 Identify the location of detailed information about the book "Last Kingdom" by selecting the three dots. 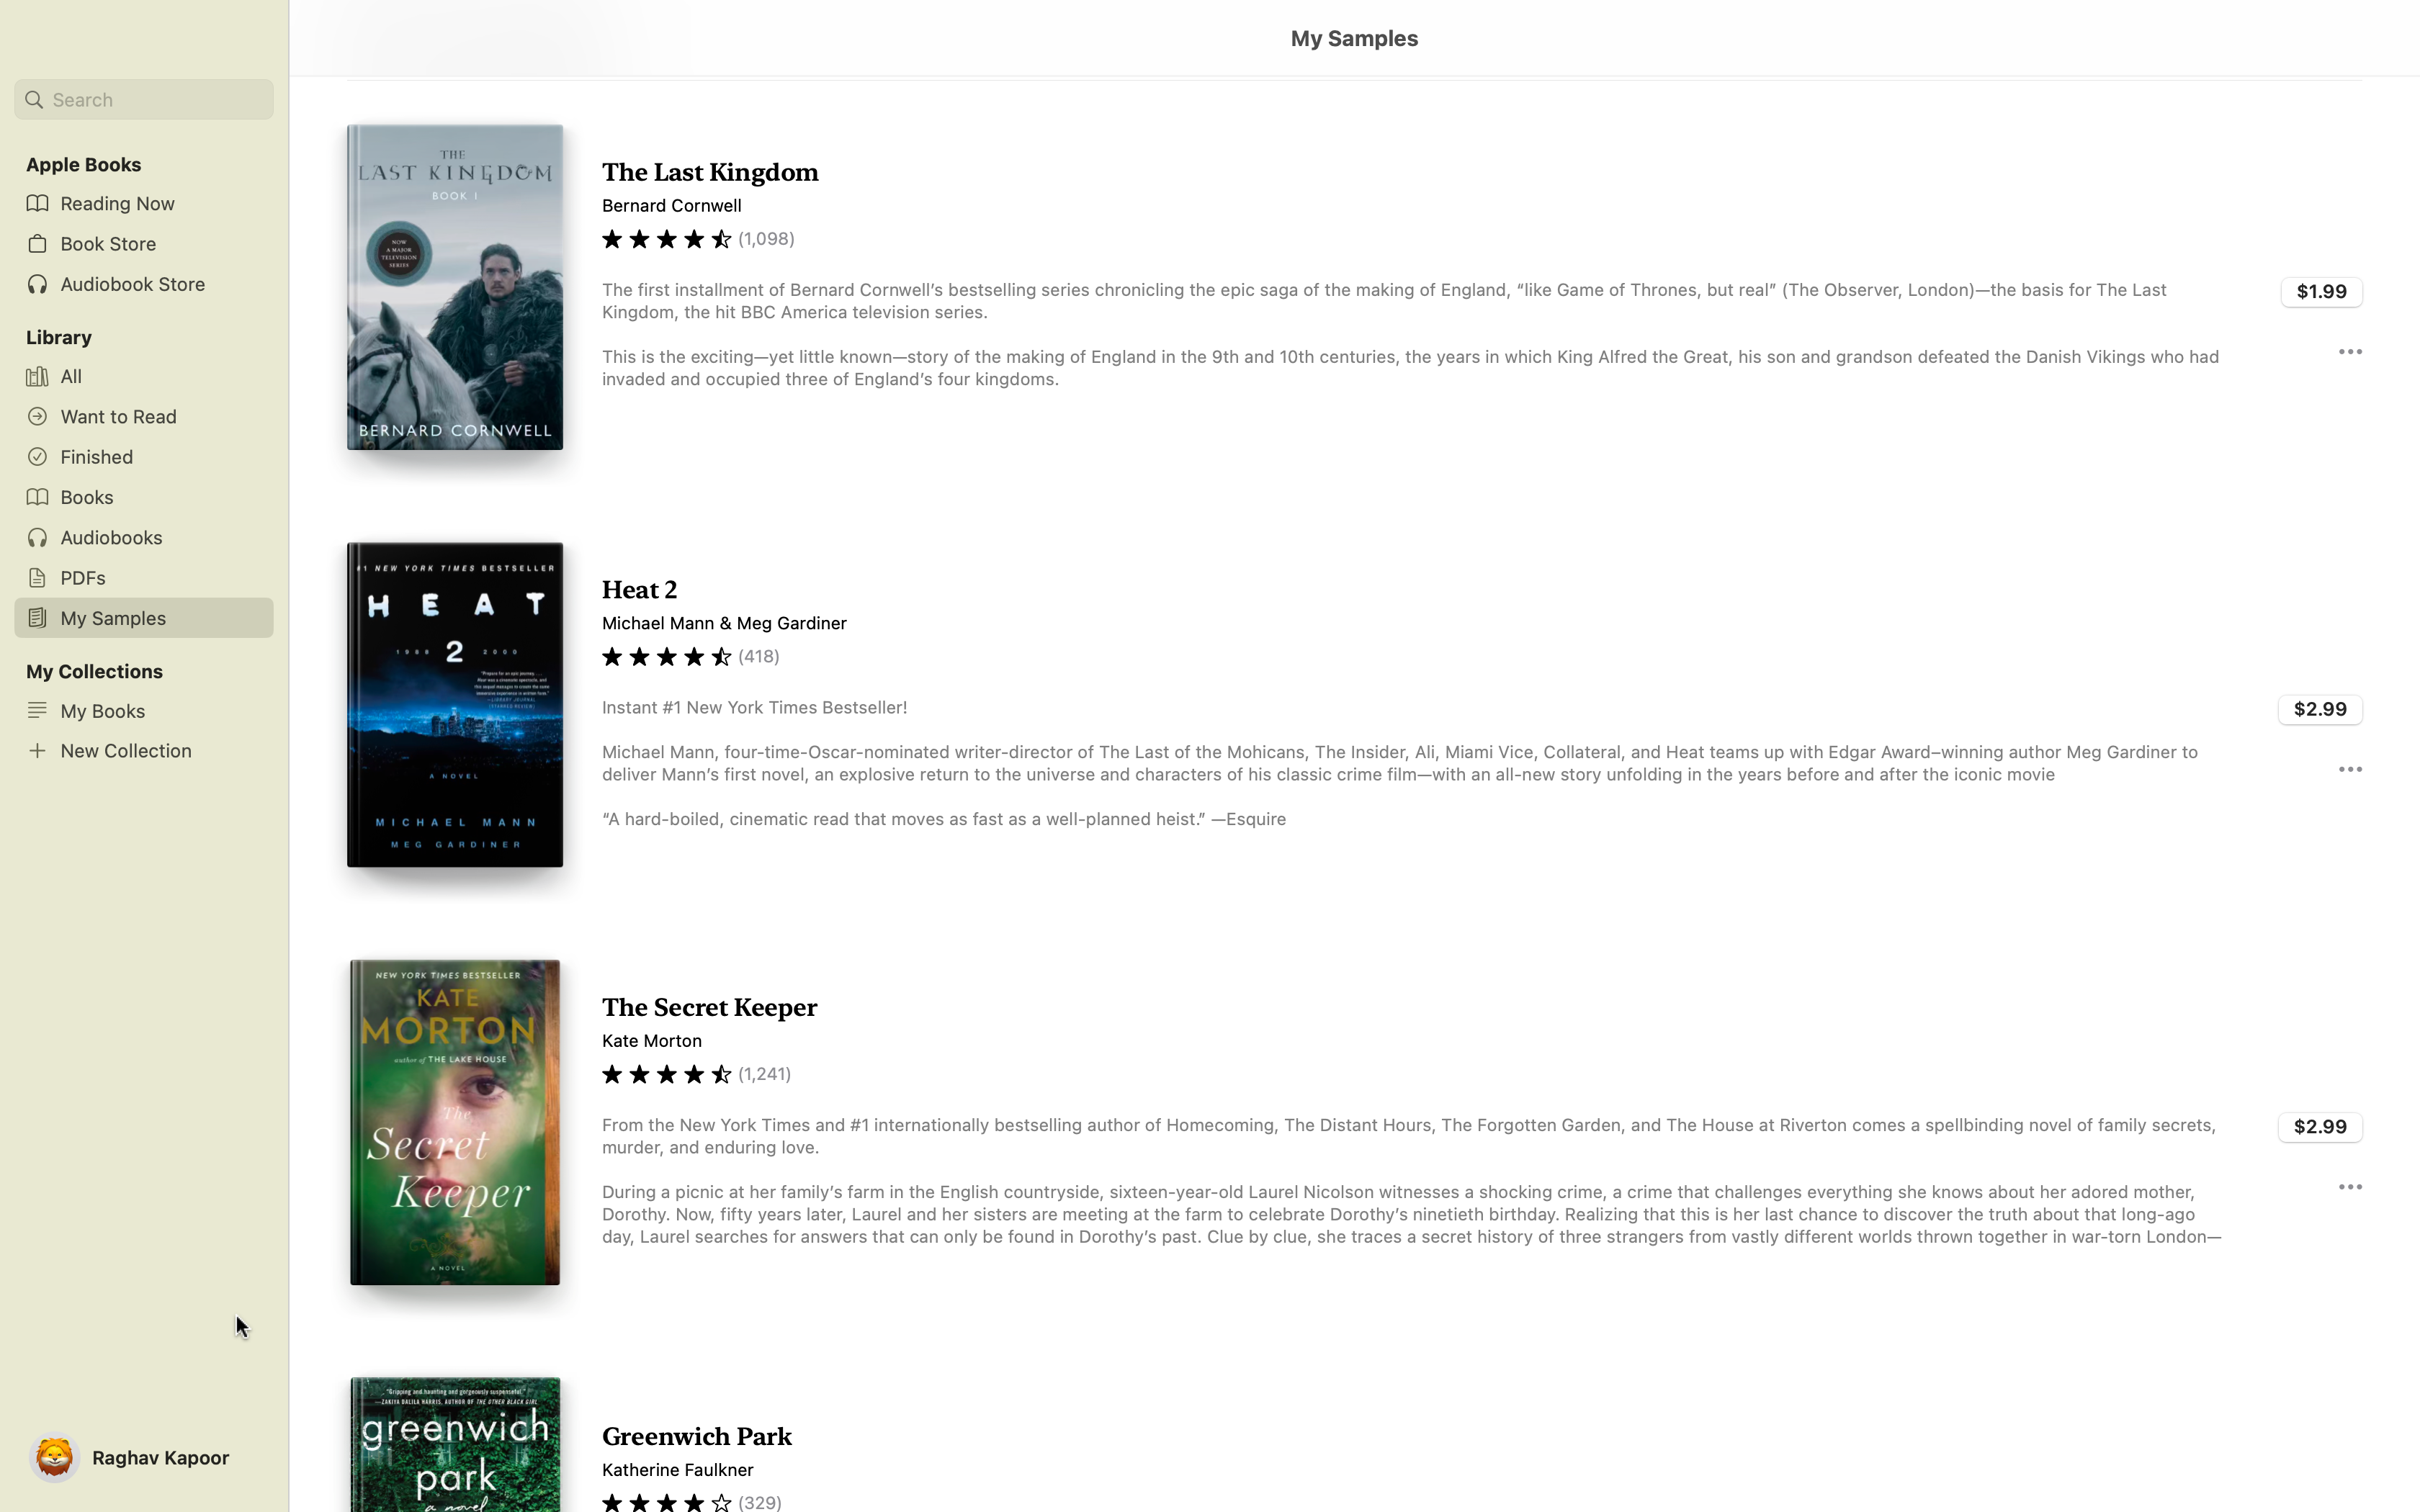
(2348, 349).